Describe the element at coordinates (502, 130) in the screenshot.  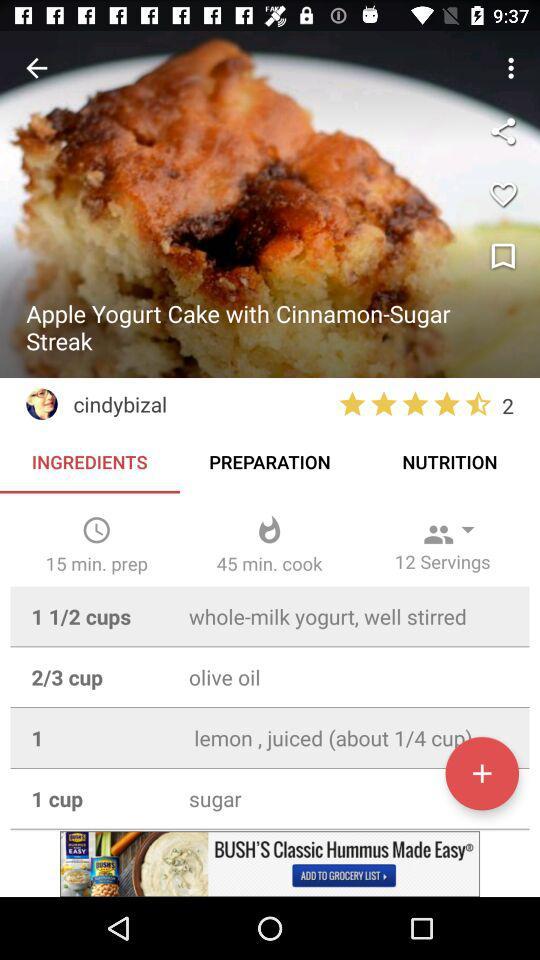
I see `page share button` at that location.